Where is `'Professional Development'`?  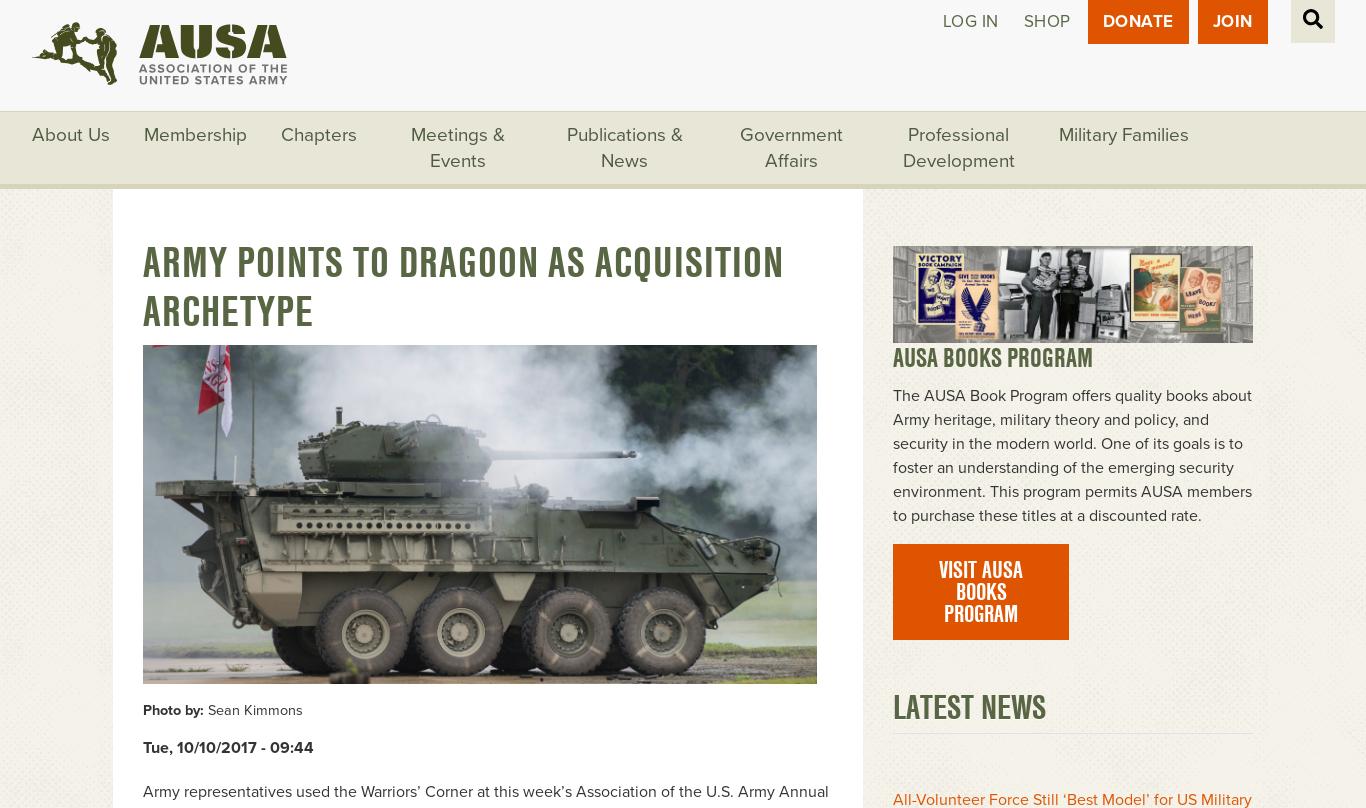
'Professional Development' is located at coordinates (957, 145).